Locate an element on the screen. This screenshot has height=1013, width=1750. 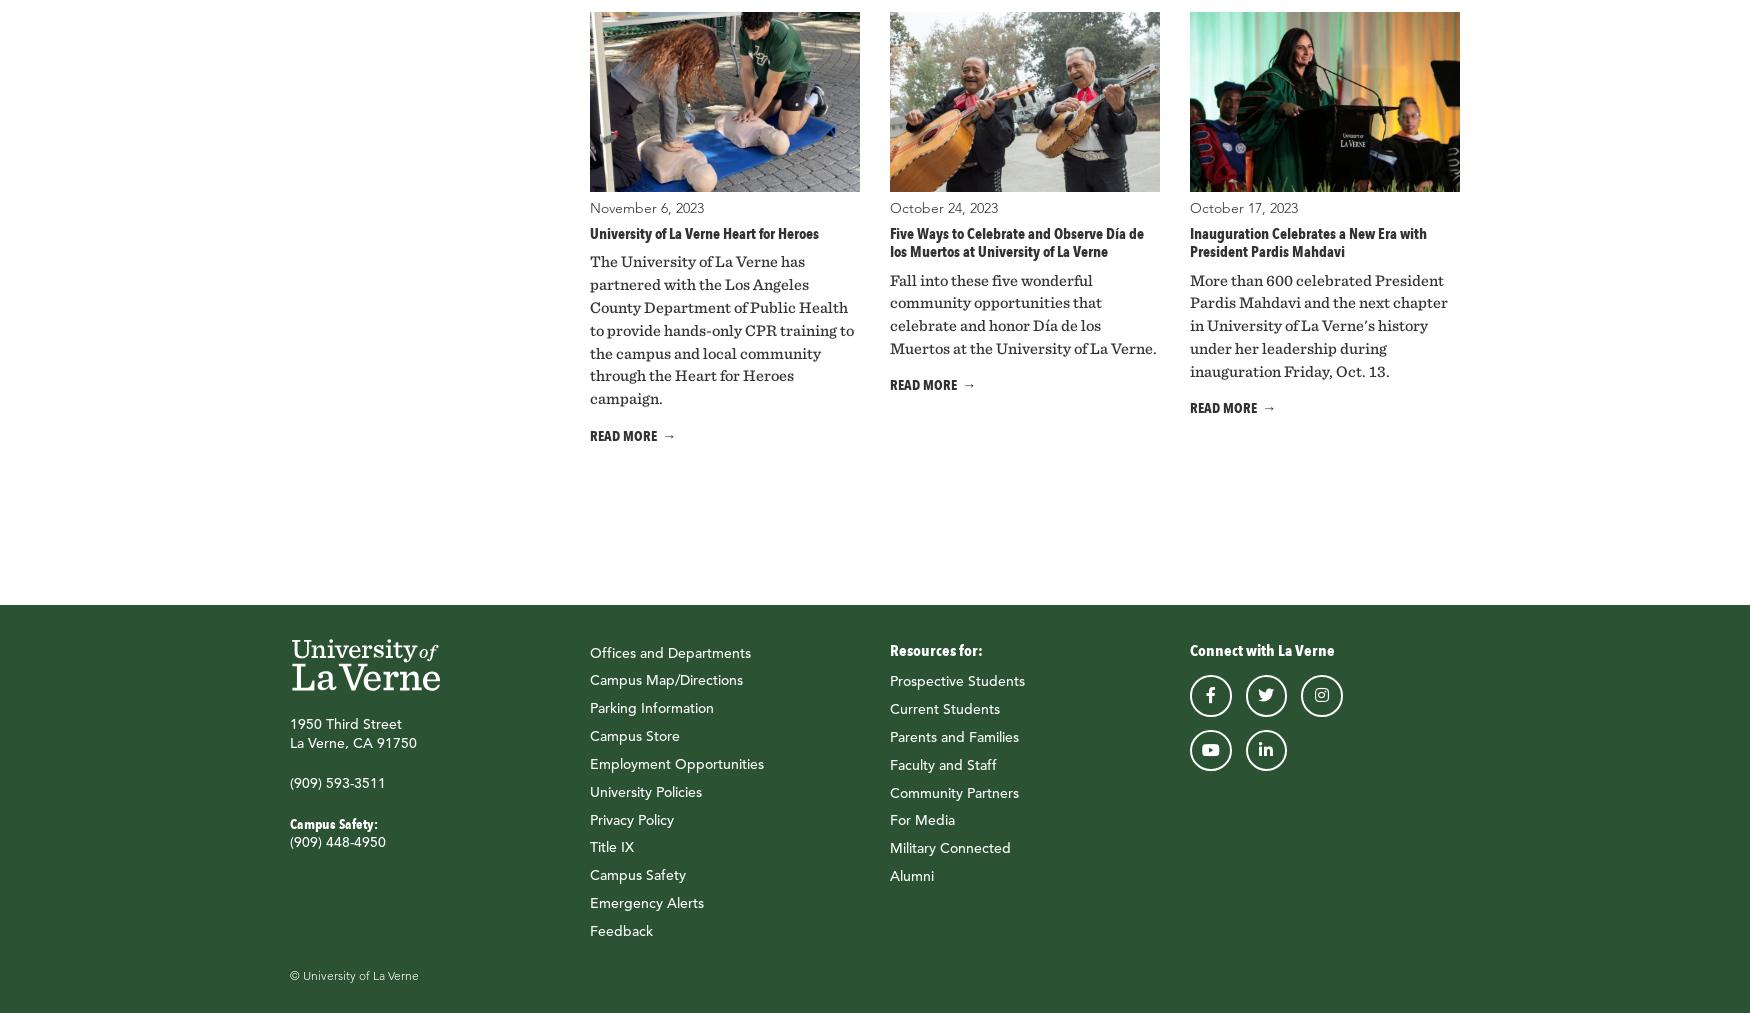
'Parents and Families' is located at coordinates (954, 736).